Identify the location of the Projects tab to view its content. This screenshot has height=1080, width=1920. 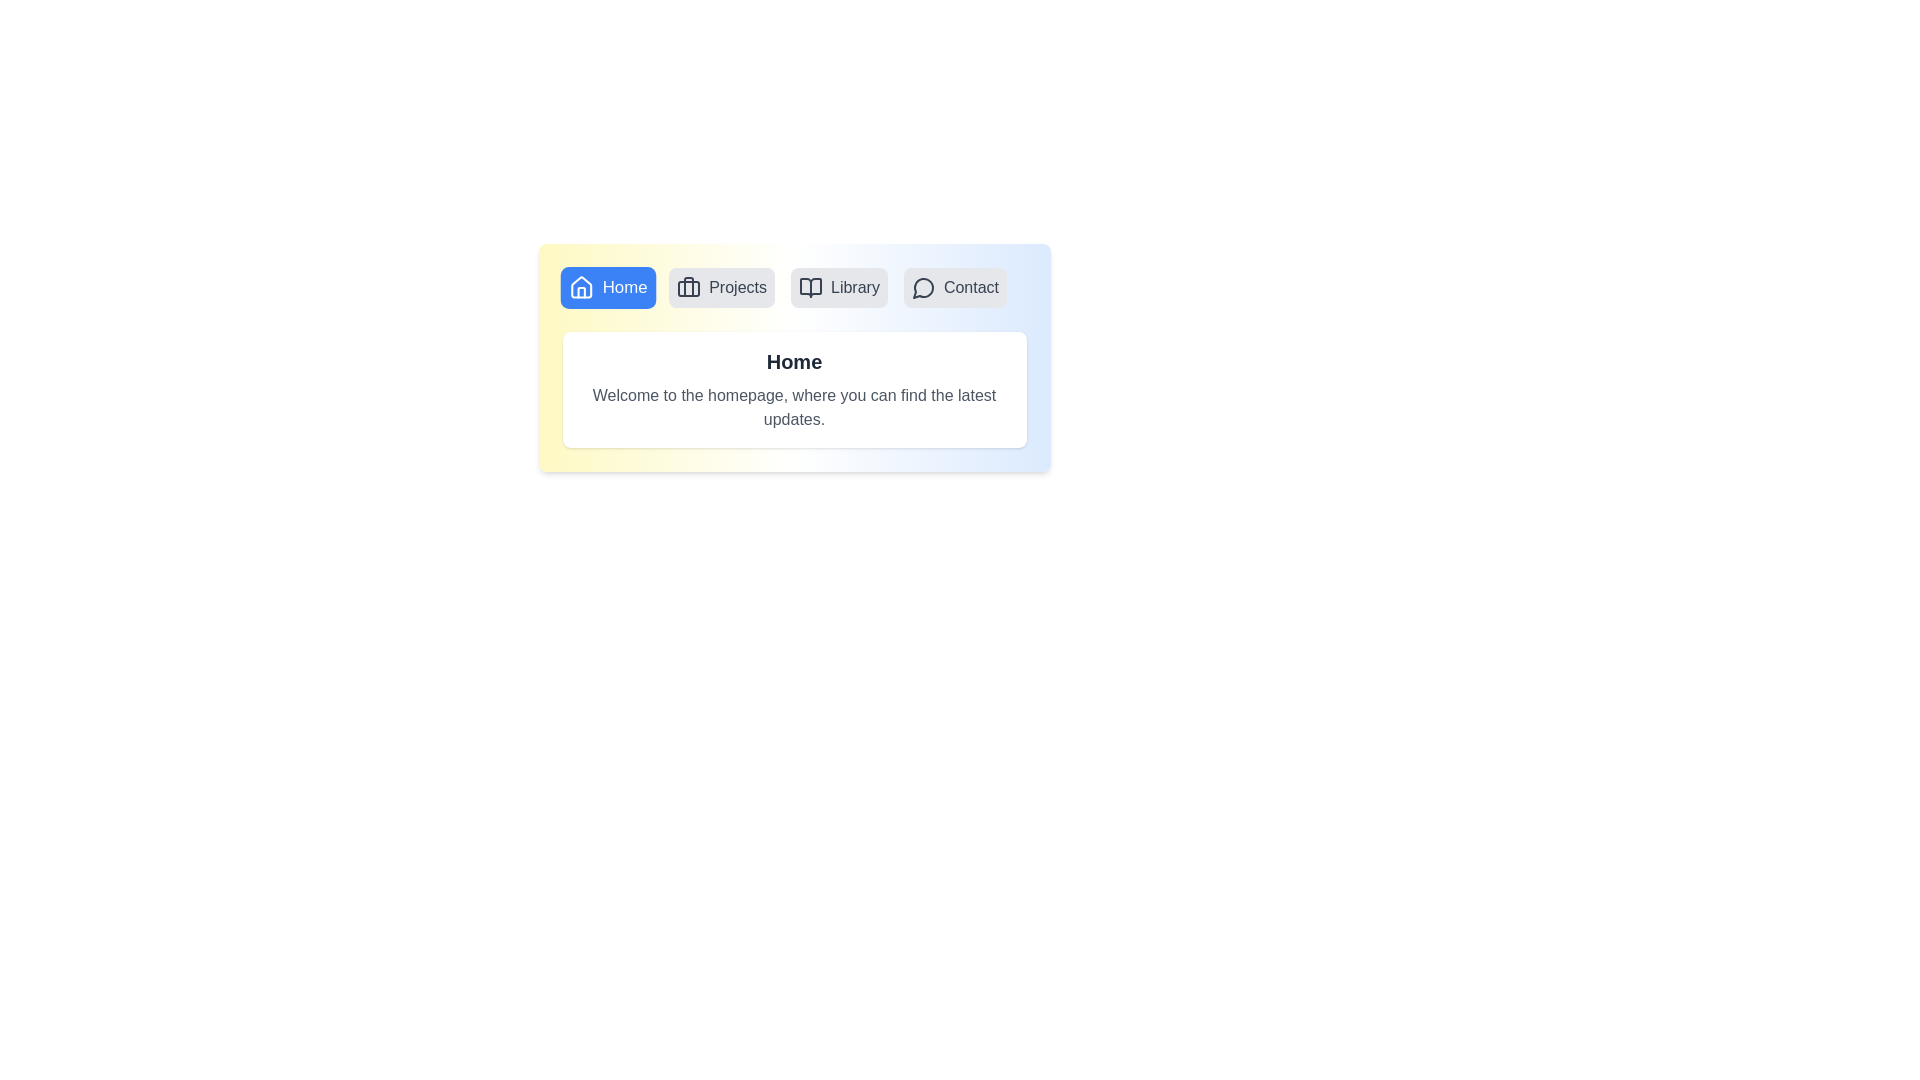
(721, 288).